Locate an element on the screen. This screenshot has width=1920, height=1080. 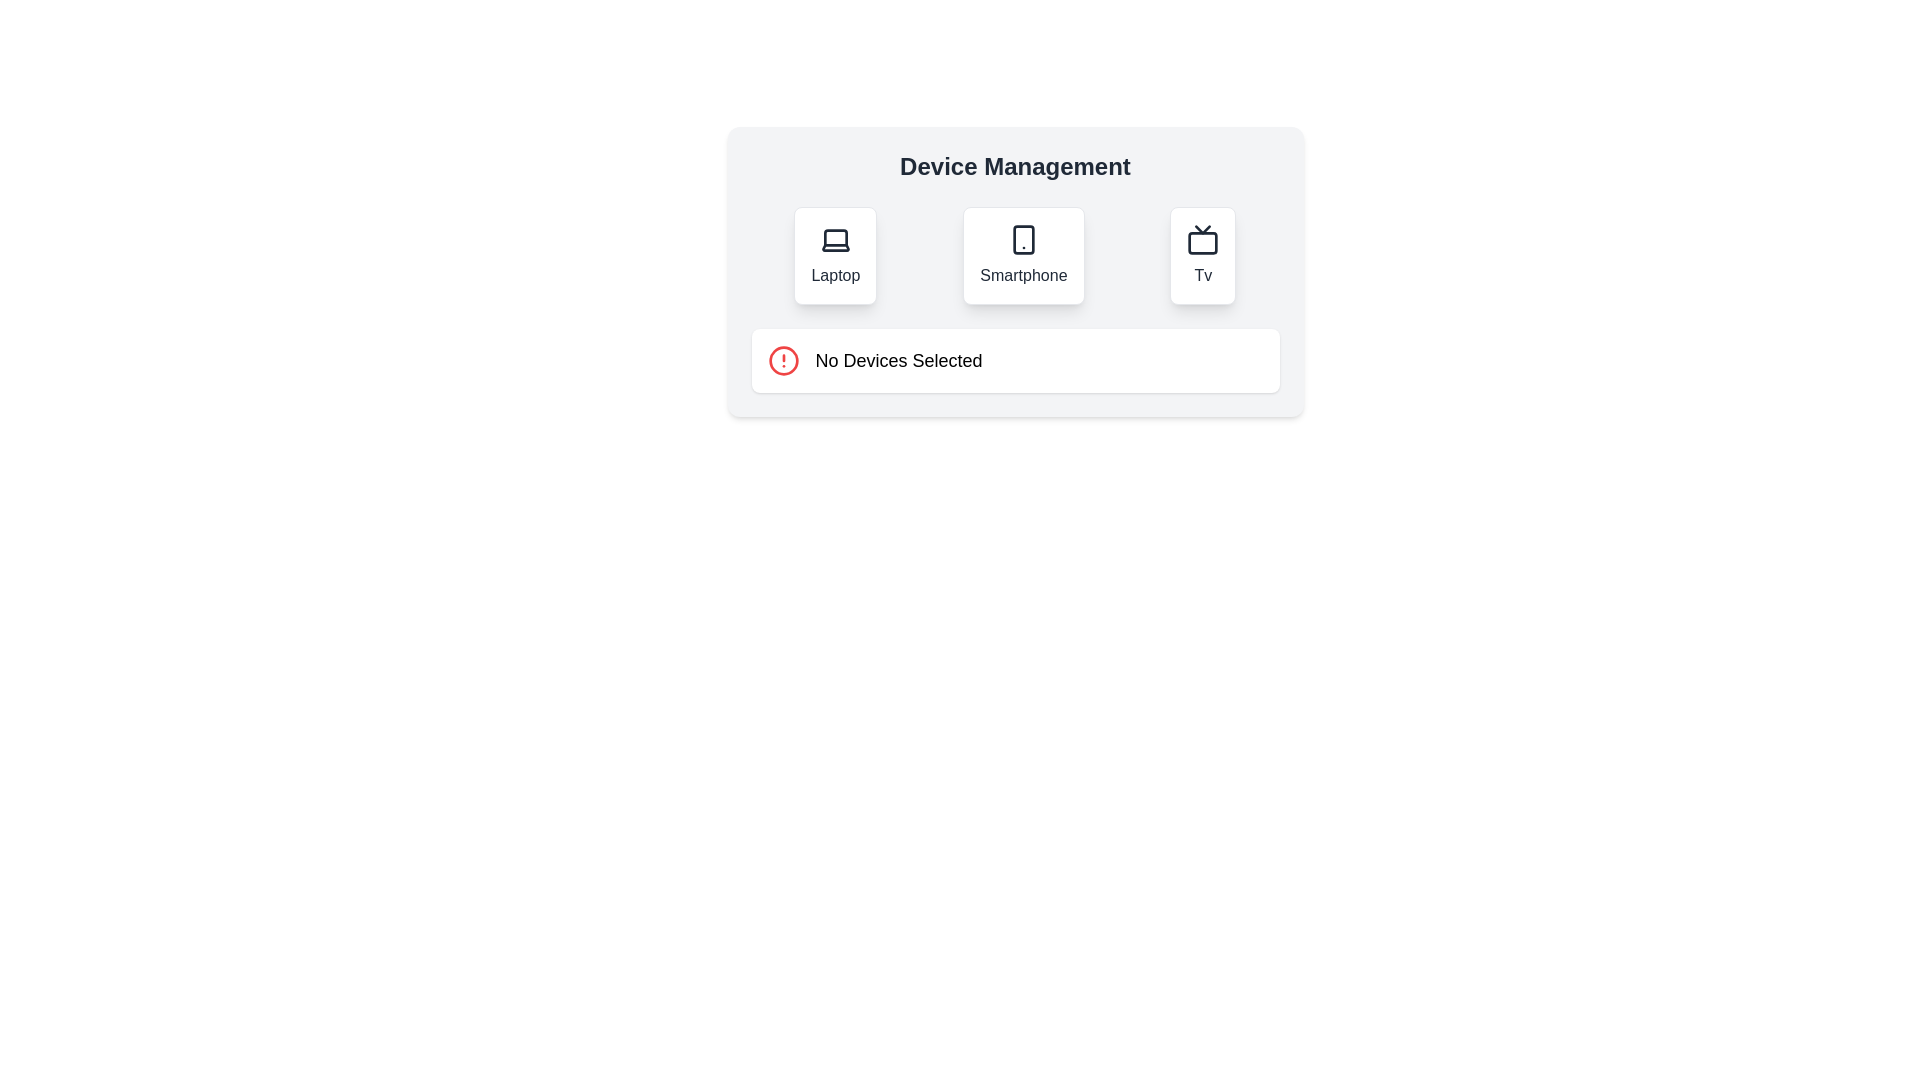
the text label that identifies the television device, located in the bottom section of the third card in a horizontally-arranged collection of device options is located at coordinates (1202, 276).